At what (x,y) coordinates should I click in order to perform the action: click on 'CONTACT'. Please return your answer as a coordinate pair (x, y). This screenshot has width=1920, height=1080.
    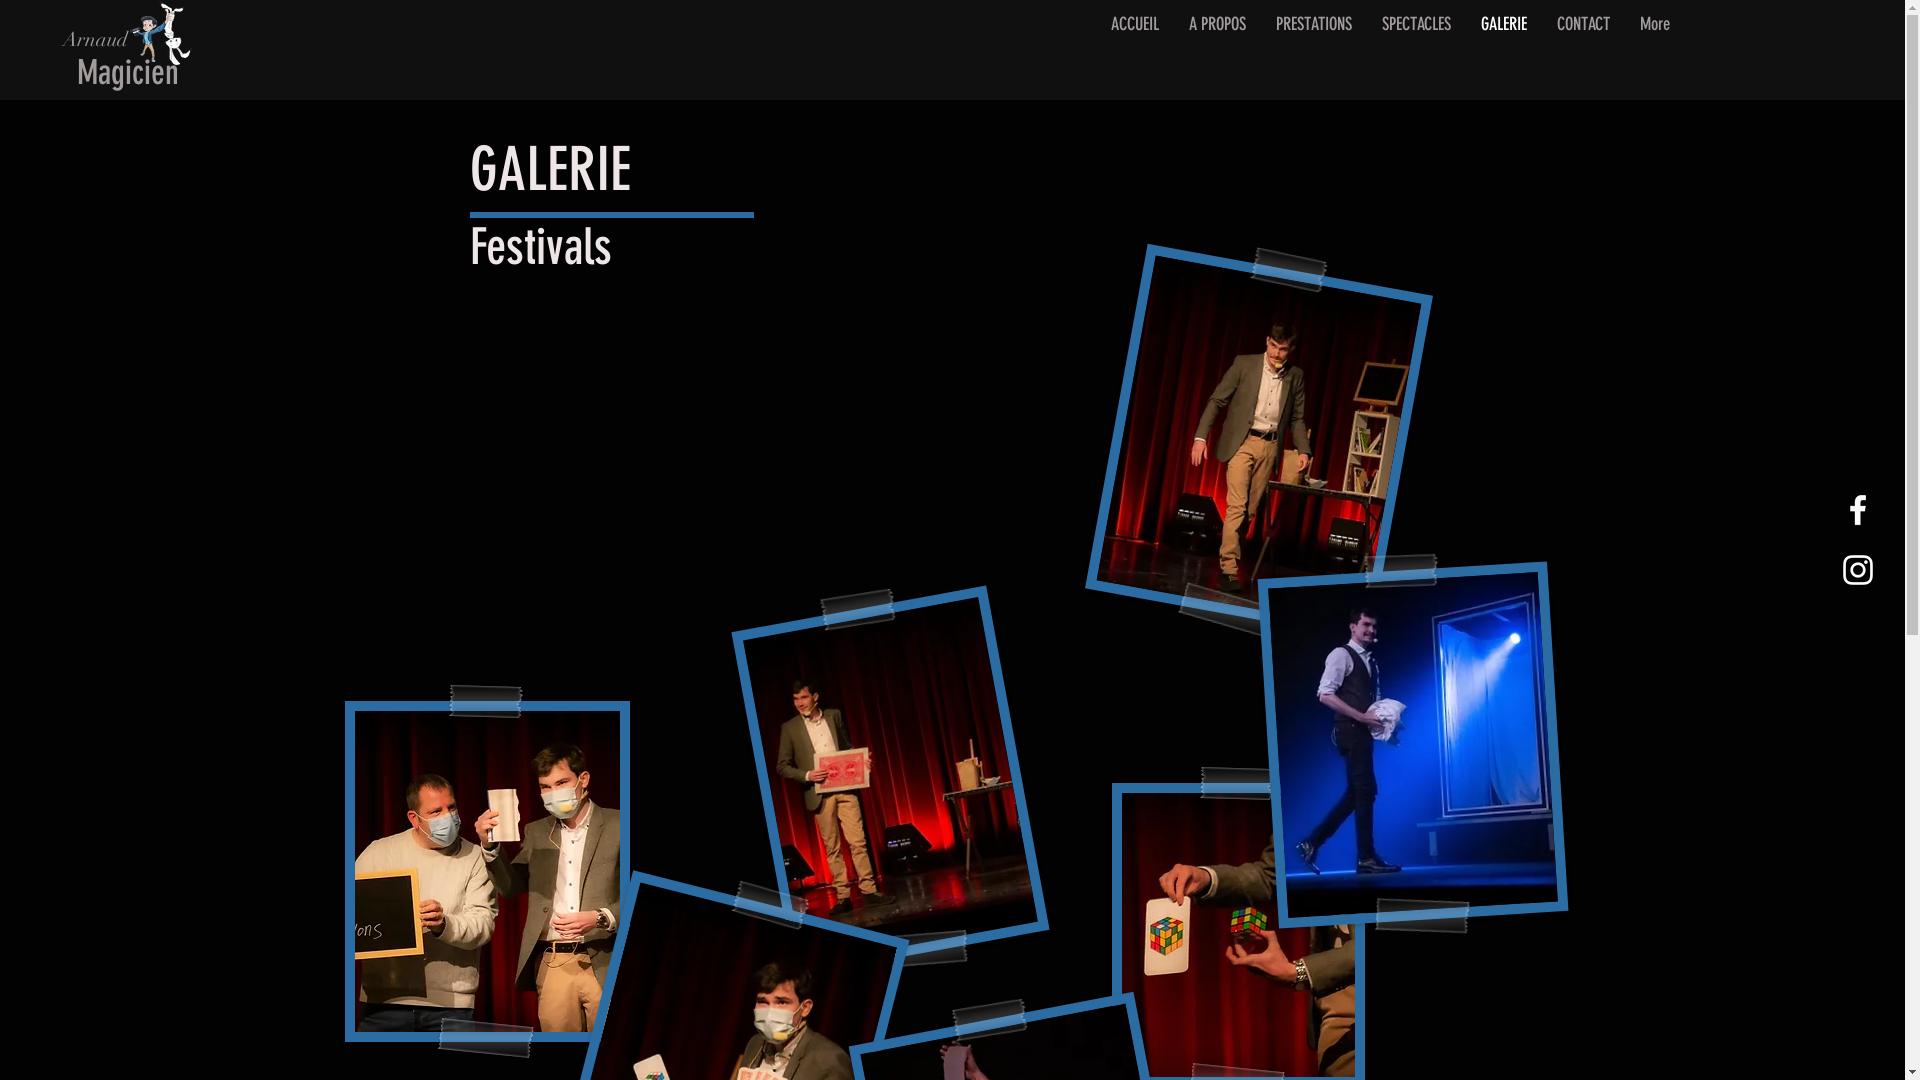
    Looking at the image, I should click on (1582, 51).